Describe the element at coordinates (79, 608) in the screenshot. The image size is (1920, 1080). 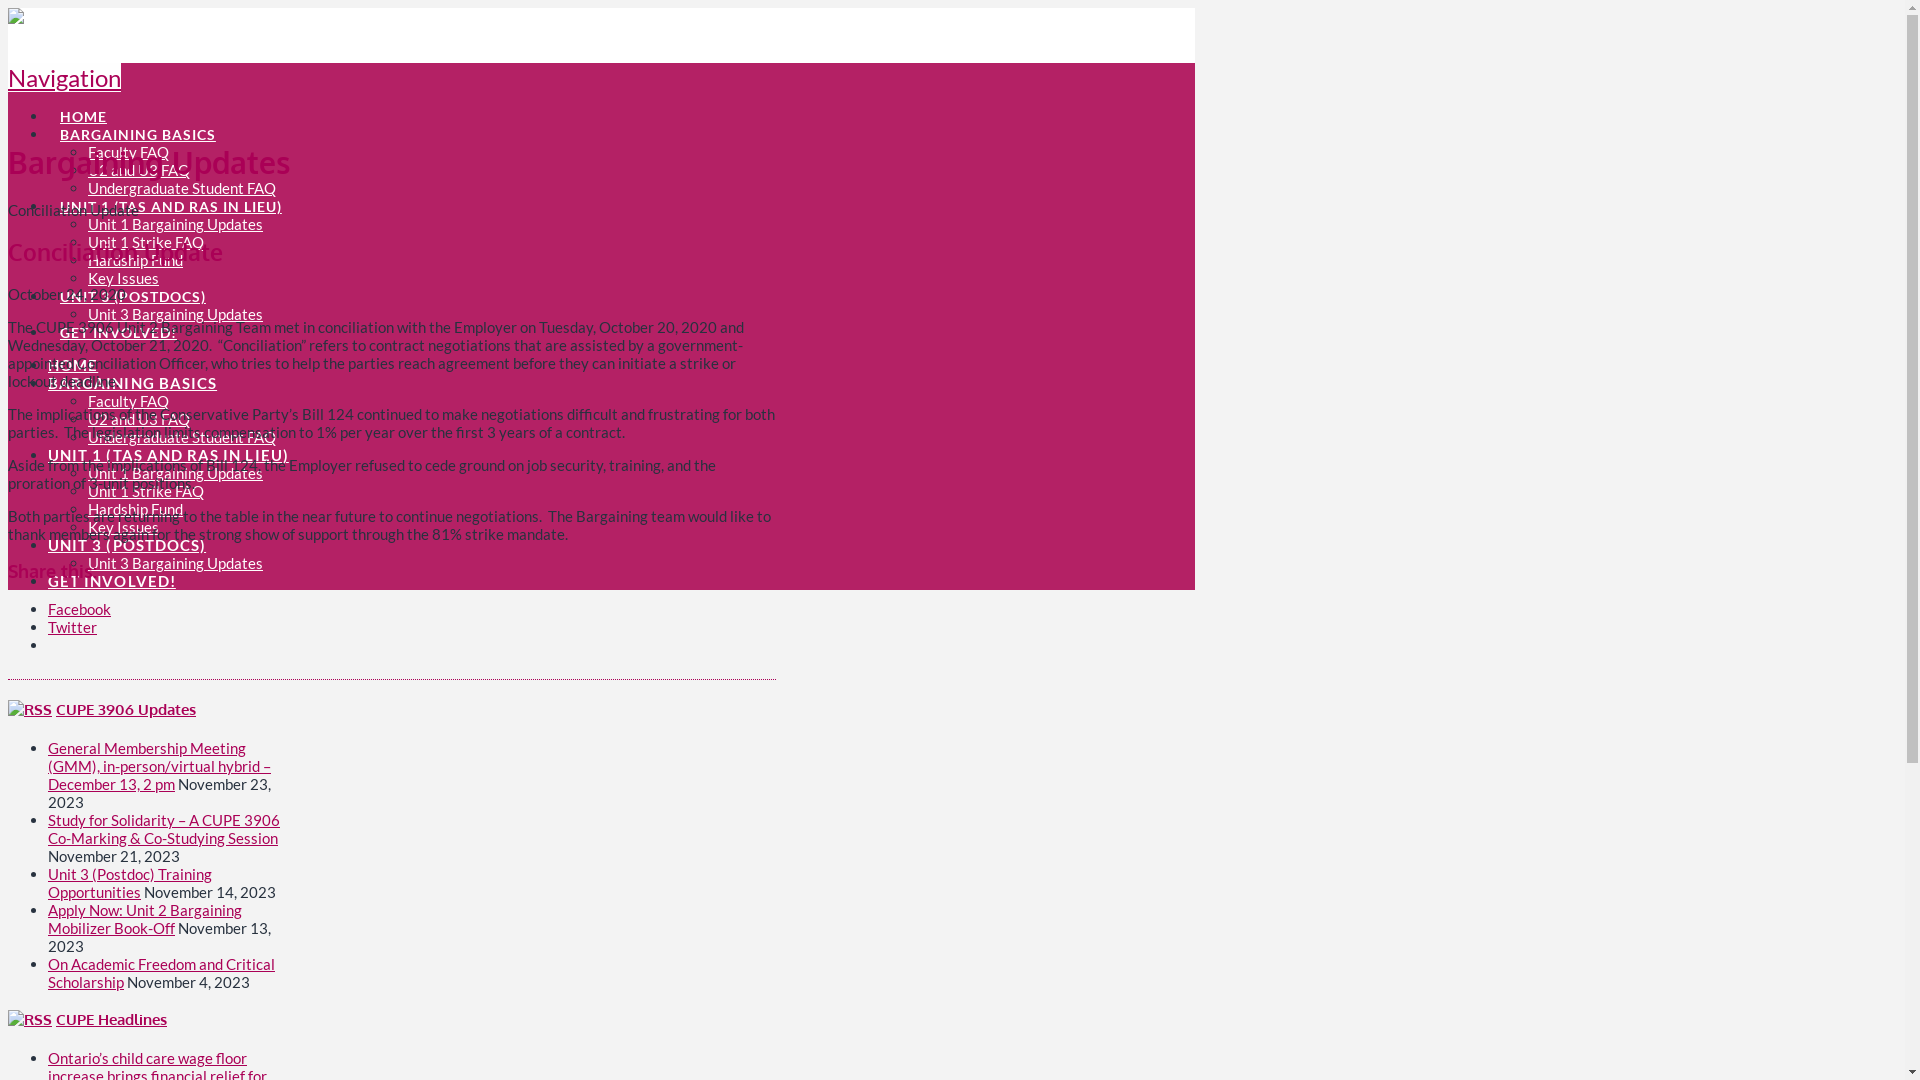
I see `'Facebook'` at that location.